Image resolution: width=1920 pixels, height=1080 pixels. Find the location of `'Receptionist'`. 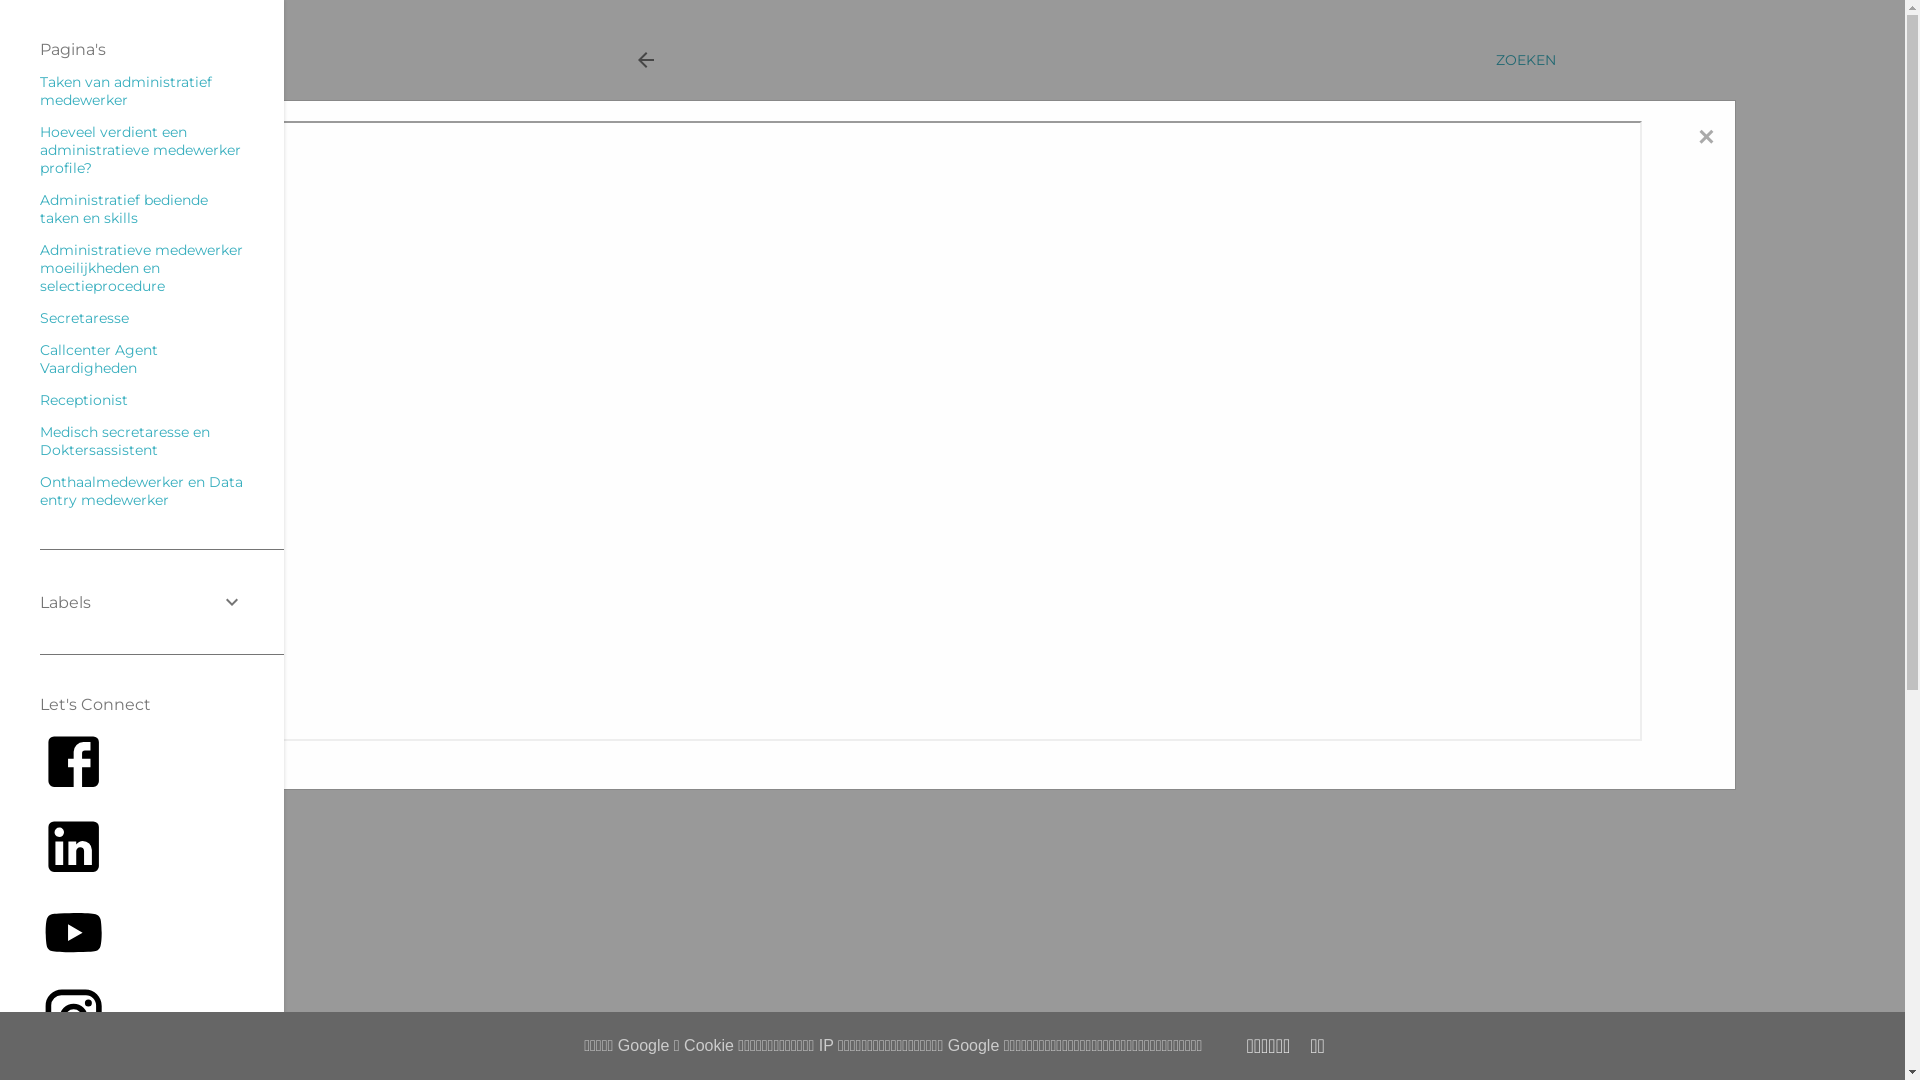

'Receptionist' is located at coordinates (82, 400).